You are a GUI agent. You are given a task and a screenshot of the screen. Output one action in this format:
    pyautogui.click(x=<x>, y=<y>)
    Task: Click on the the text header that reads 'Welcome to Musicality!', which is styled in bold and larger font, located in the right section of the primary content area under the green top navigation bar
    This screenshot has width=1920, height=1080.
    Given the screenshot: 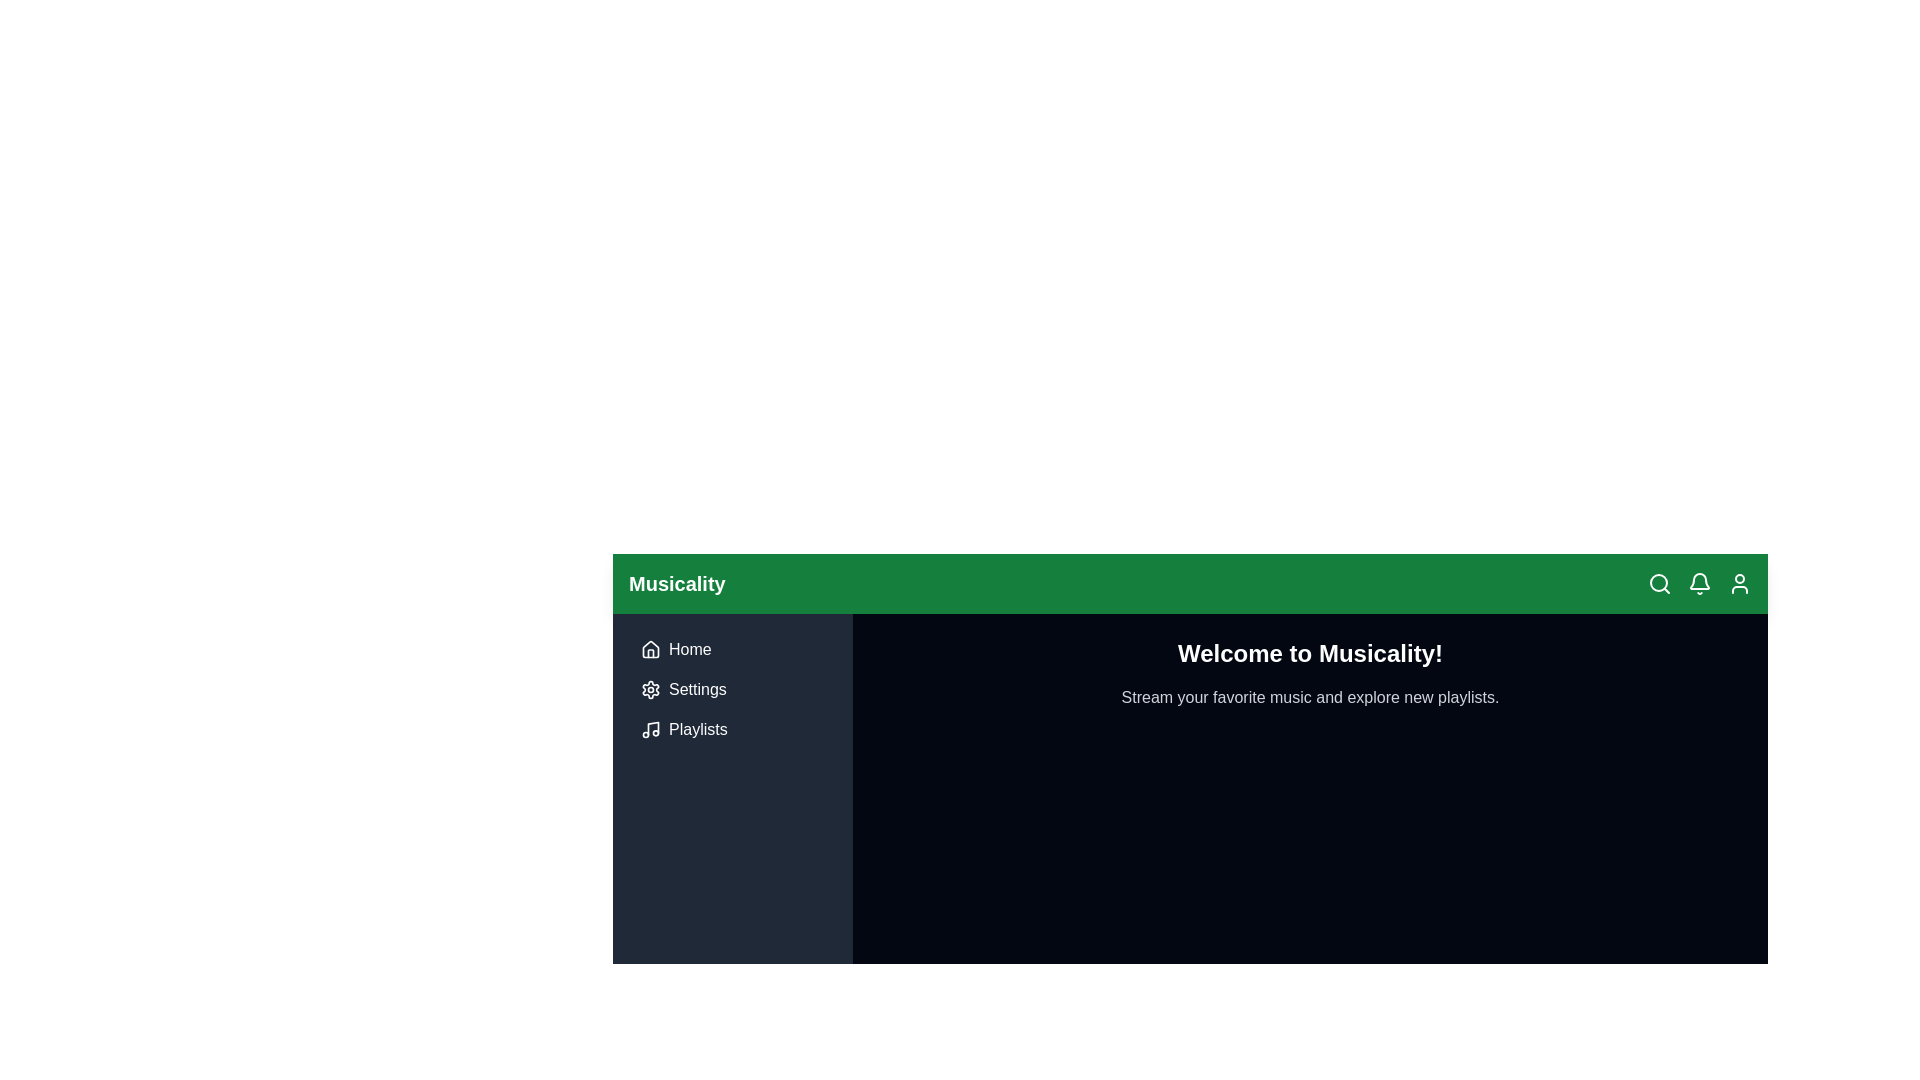 What is the action you would take?
    pyautogui.click(x=1310, y=654)
    